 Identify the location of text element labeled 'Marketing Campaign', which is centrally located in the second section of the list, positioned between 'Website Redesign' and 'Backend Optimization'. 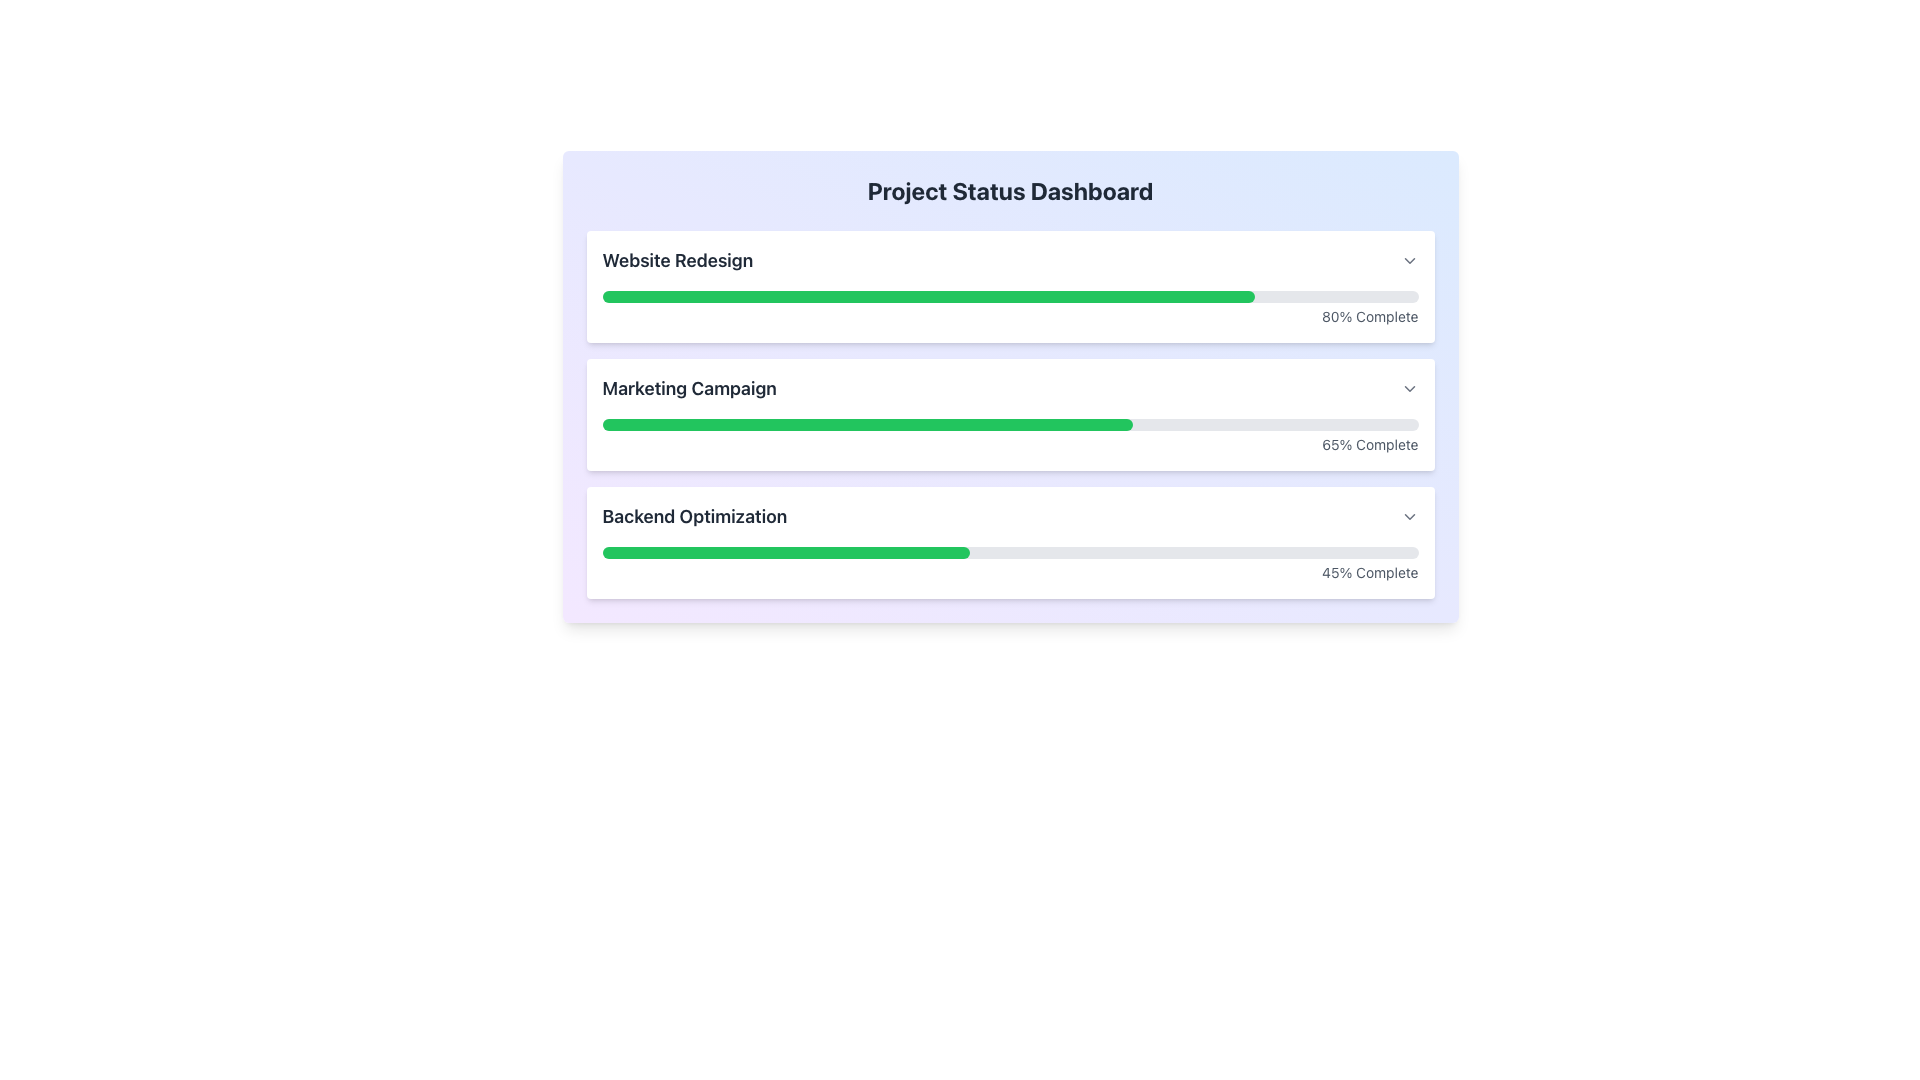
(689, 389).